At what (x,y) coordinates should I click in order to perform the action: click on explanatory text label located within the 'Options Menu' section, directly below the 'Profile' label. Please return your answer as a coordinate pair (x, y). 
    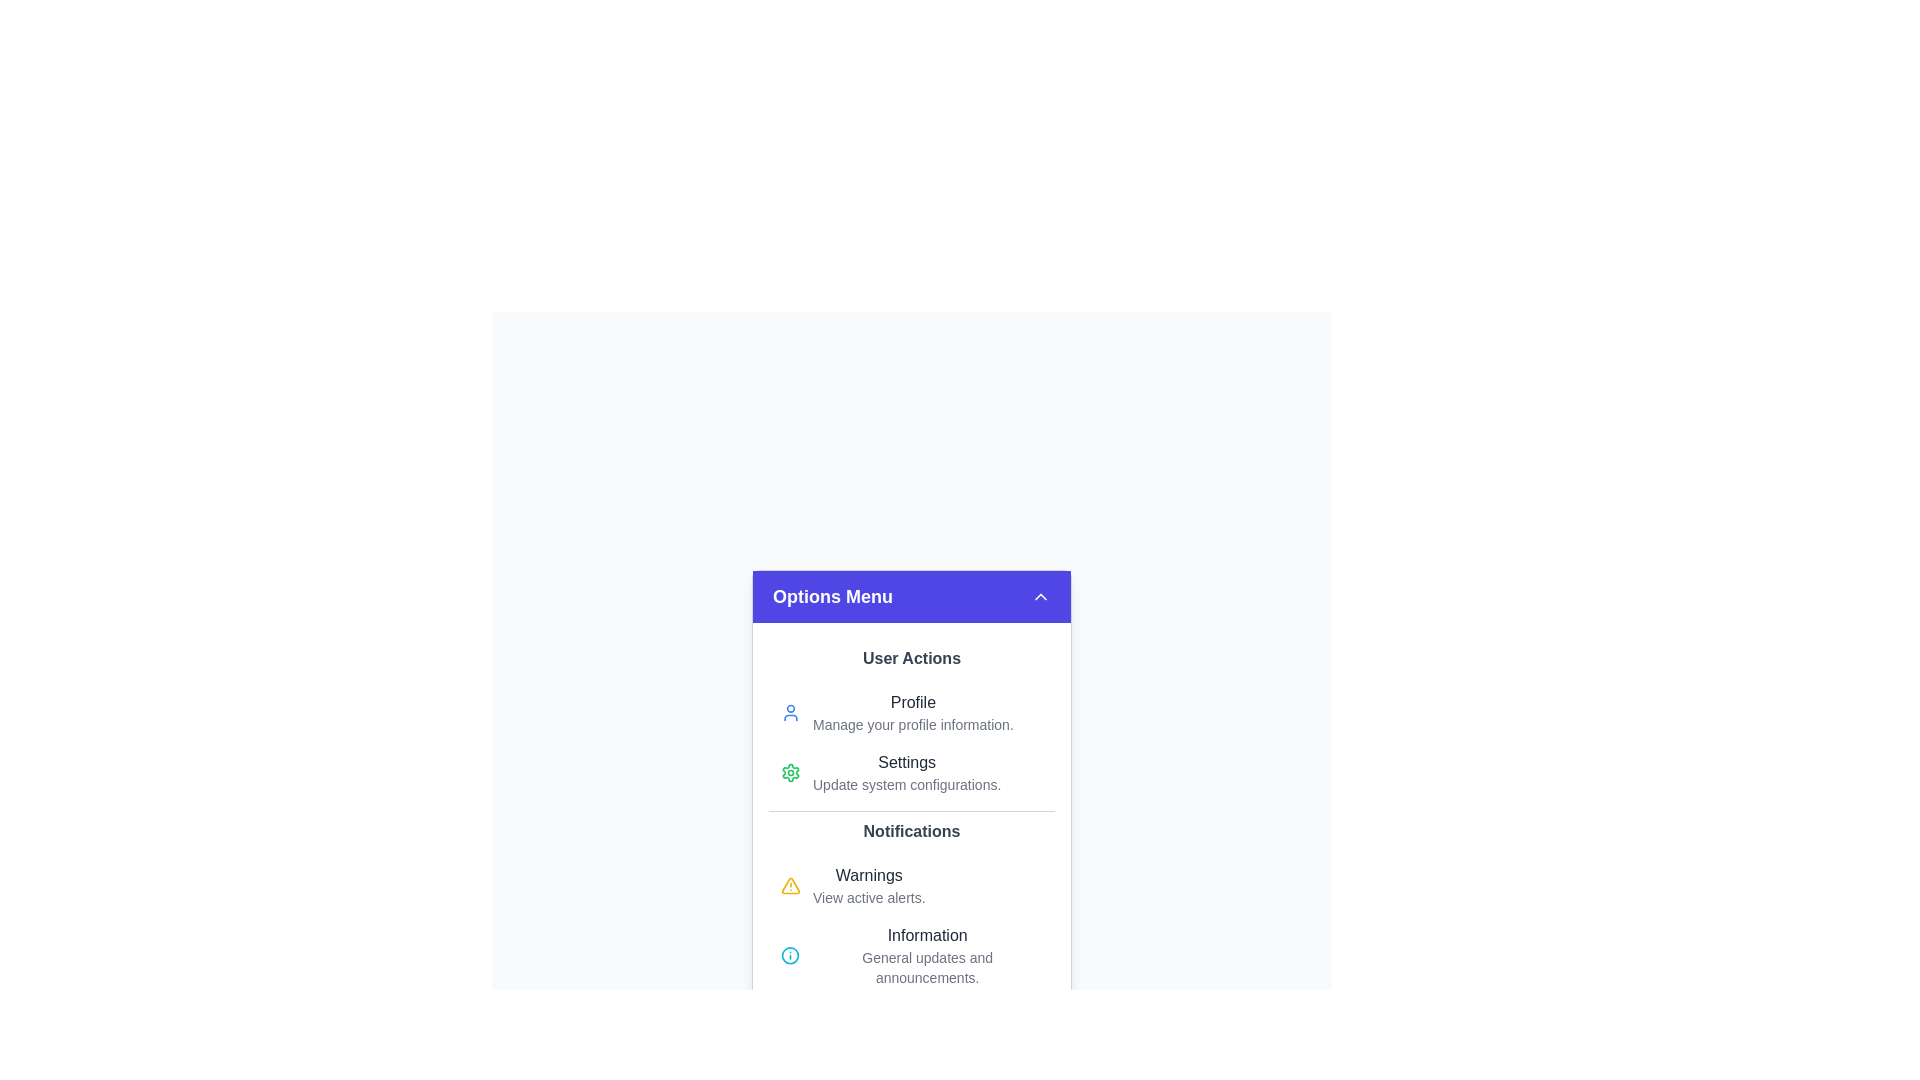
    Looking at the image, I should click on (912, 725).